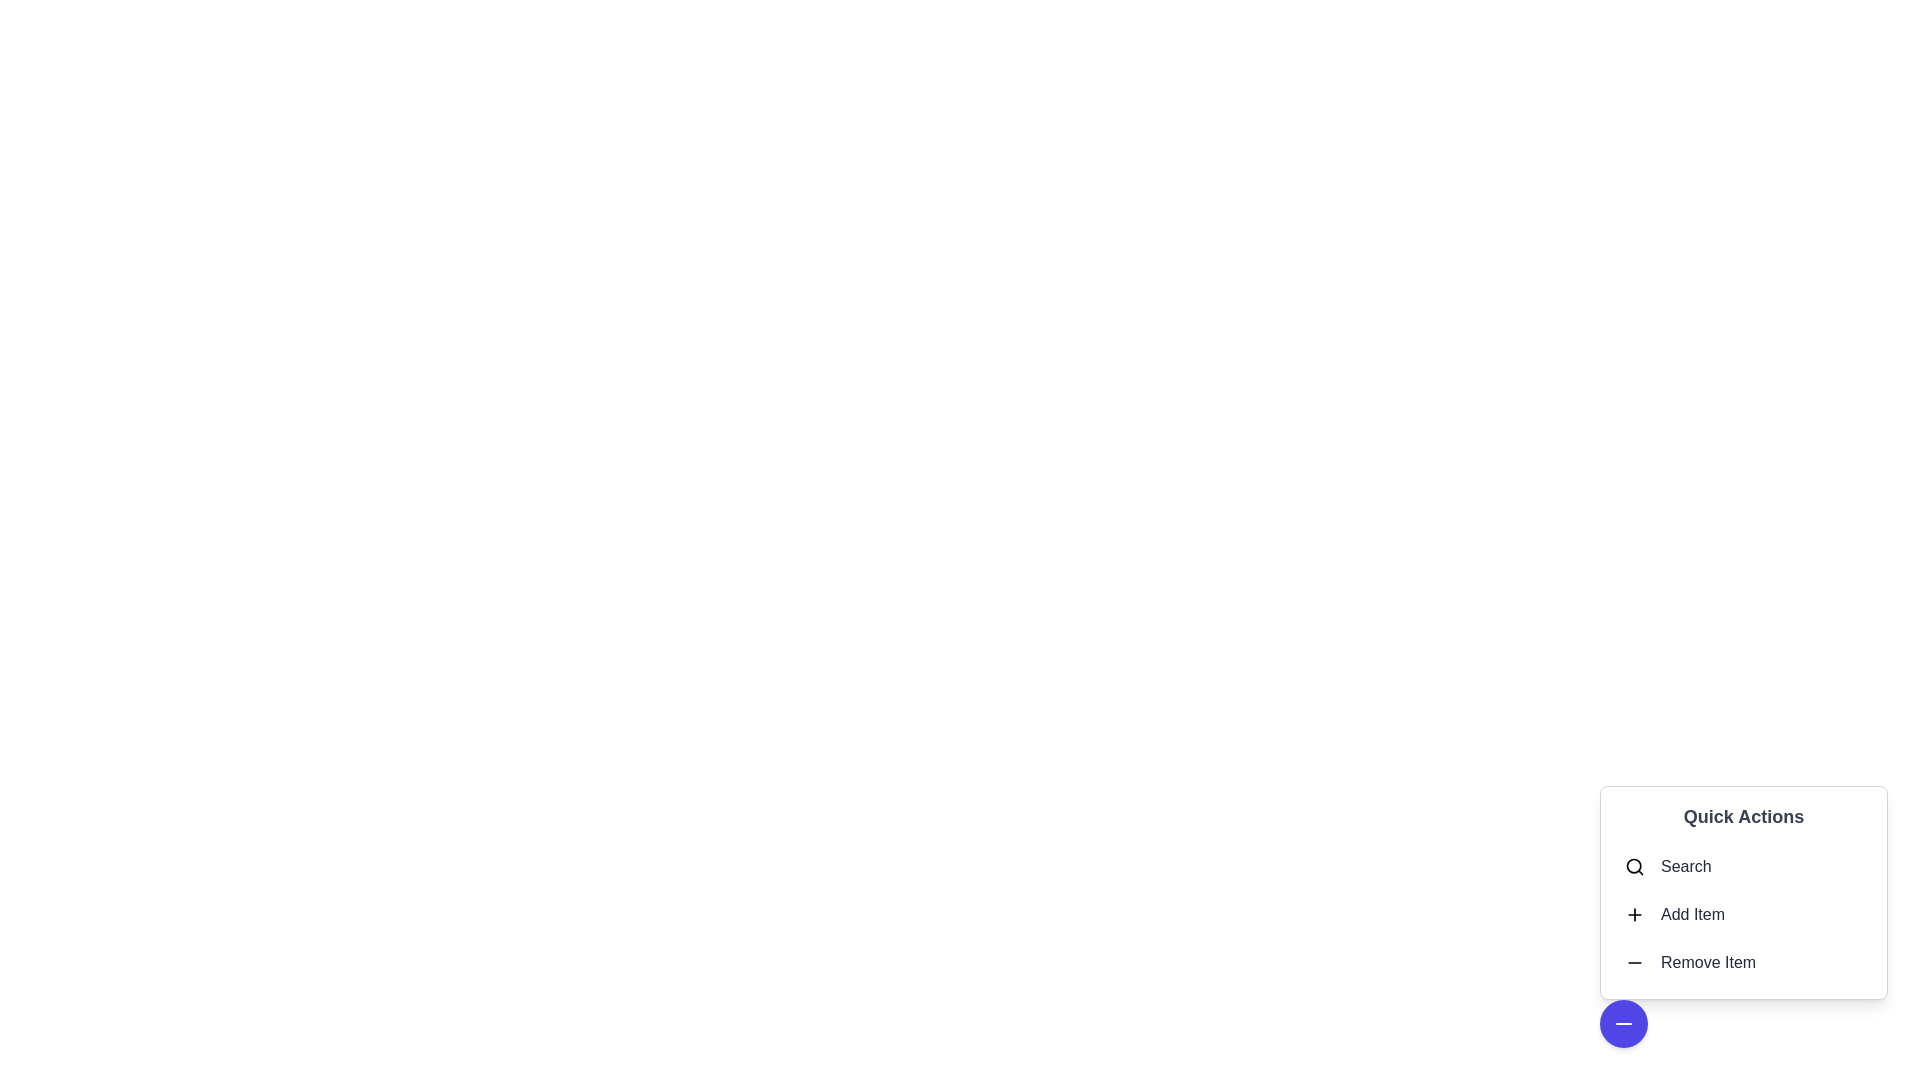 This screenshot has width=1920, height=1080. Describe the element at coordinates (1635, 866) in the screenshot. I see `the search icon located to the left of the text 'Search' under the 'Quick Actions' title in the bottom-right corner of the interface` at that location.